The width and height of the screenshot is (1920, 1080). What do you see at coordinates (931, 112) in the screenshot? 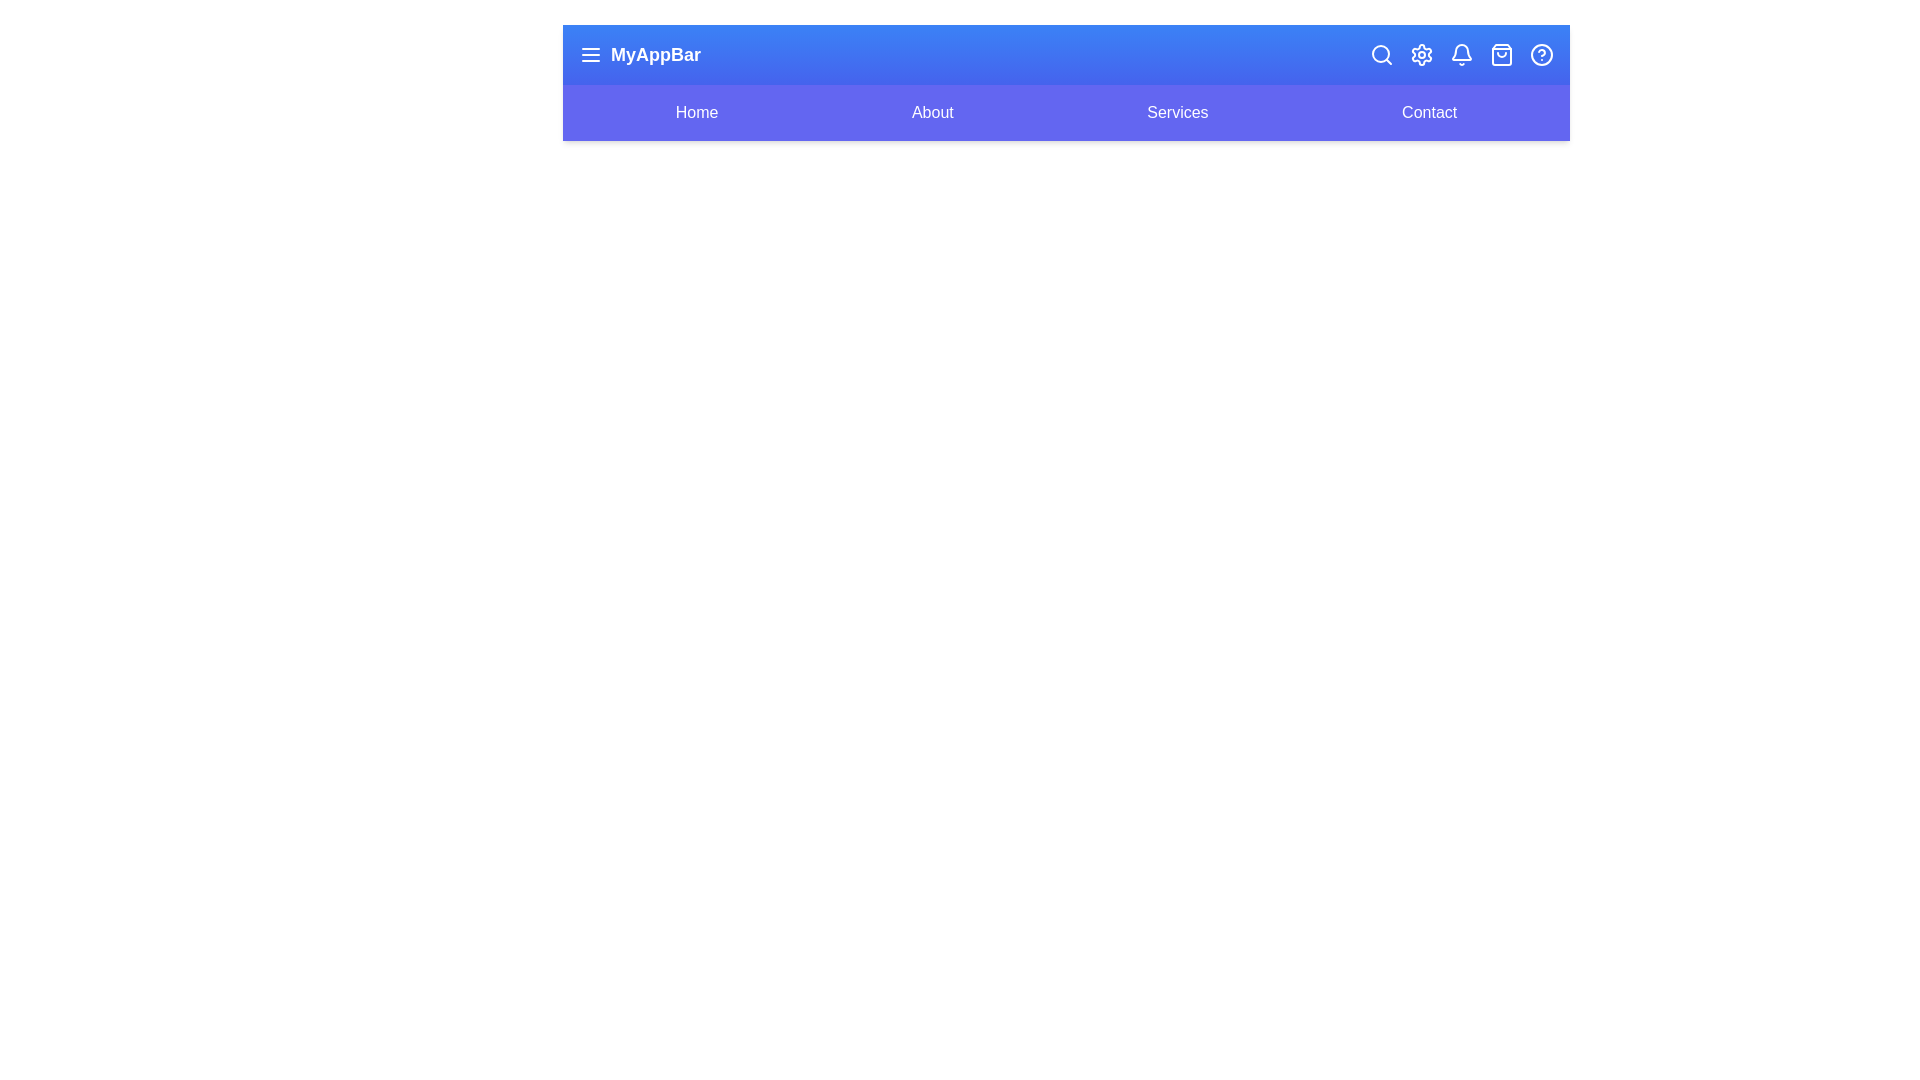
I see `the navigation link labeled 'About'` at bounding box center [931, 112].